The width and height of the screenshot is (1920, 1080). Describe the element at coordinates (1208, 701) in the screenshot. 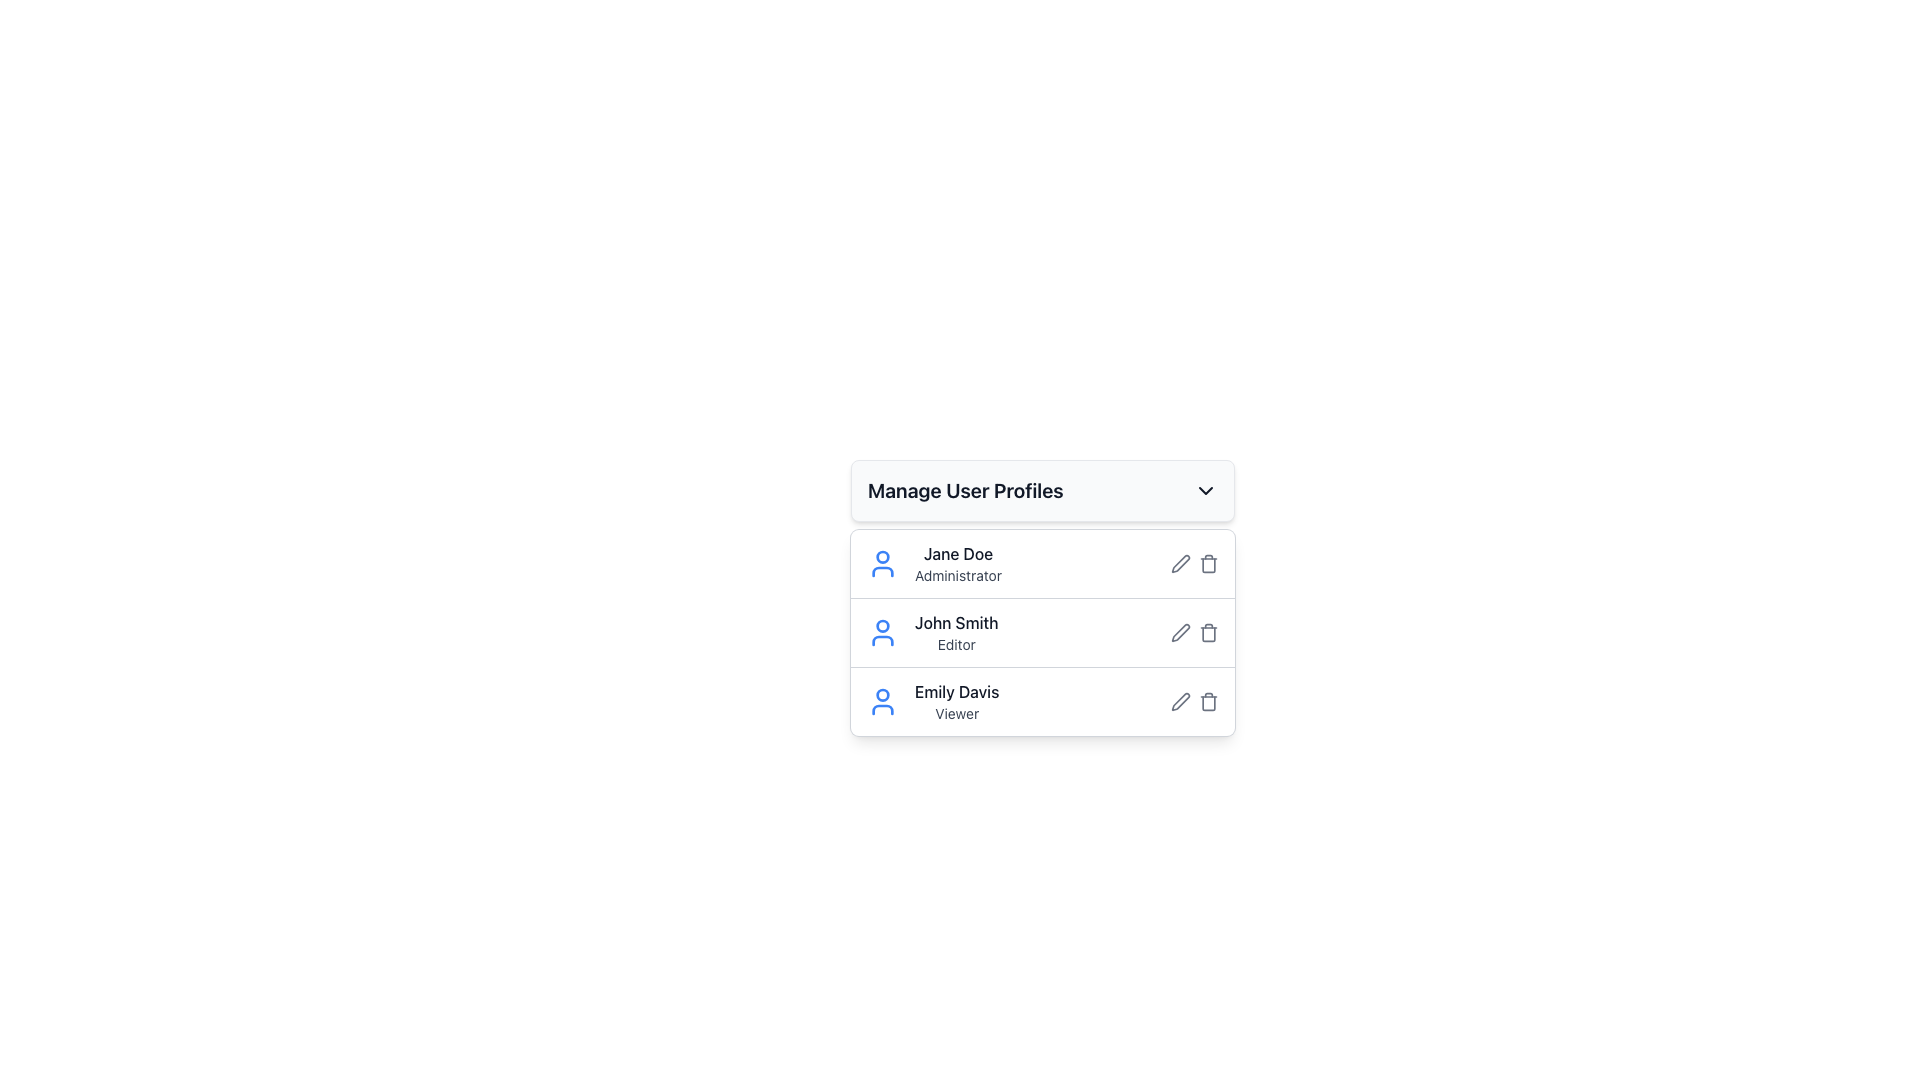

I see `the delete icon button located in the last row of the user list, adjacent to Emily Davis, to initiate the deletion process` at that location.